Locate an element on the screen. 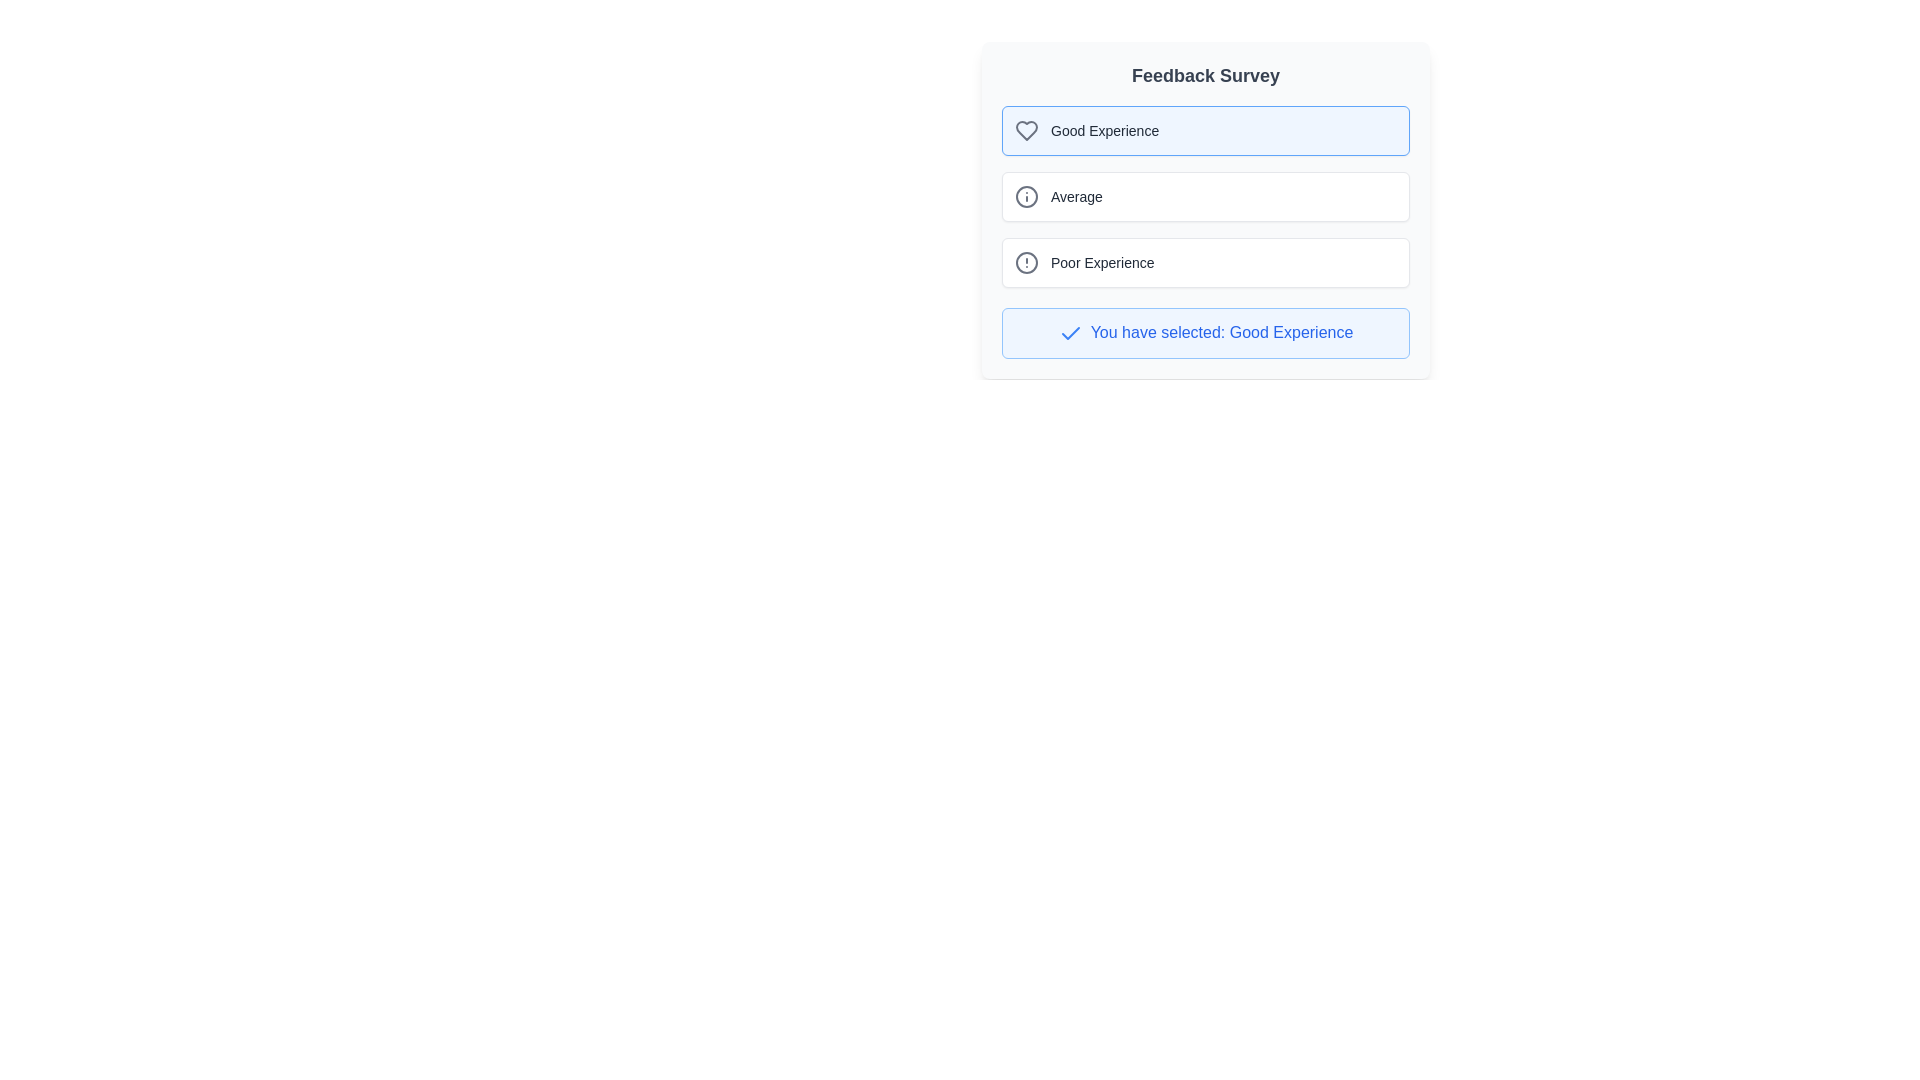 This screenshot has height=1080, width=1920. the SVG circle graphical component that is part of the 'Poor Experience' feedback option is located at coordinates (1027, 261).